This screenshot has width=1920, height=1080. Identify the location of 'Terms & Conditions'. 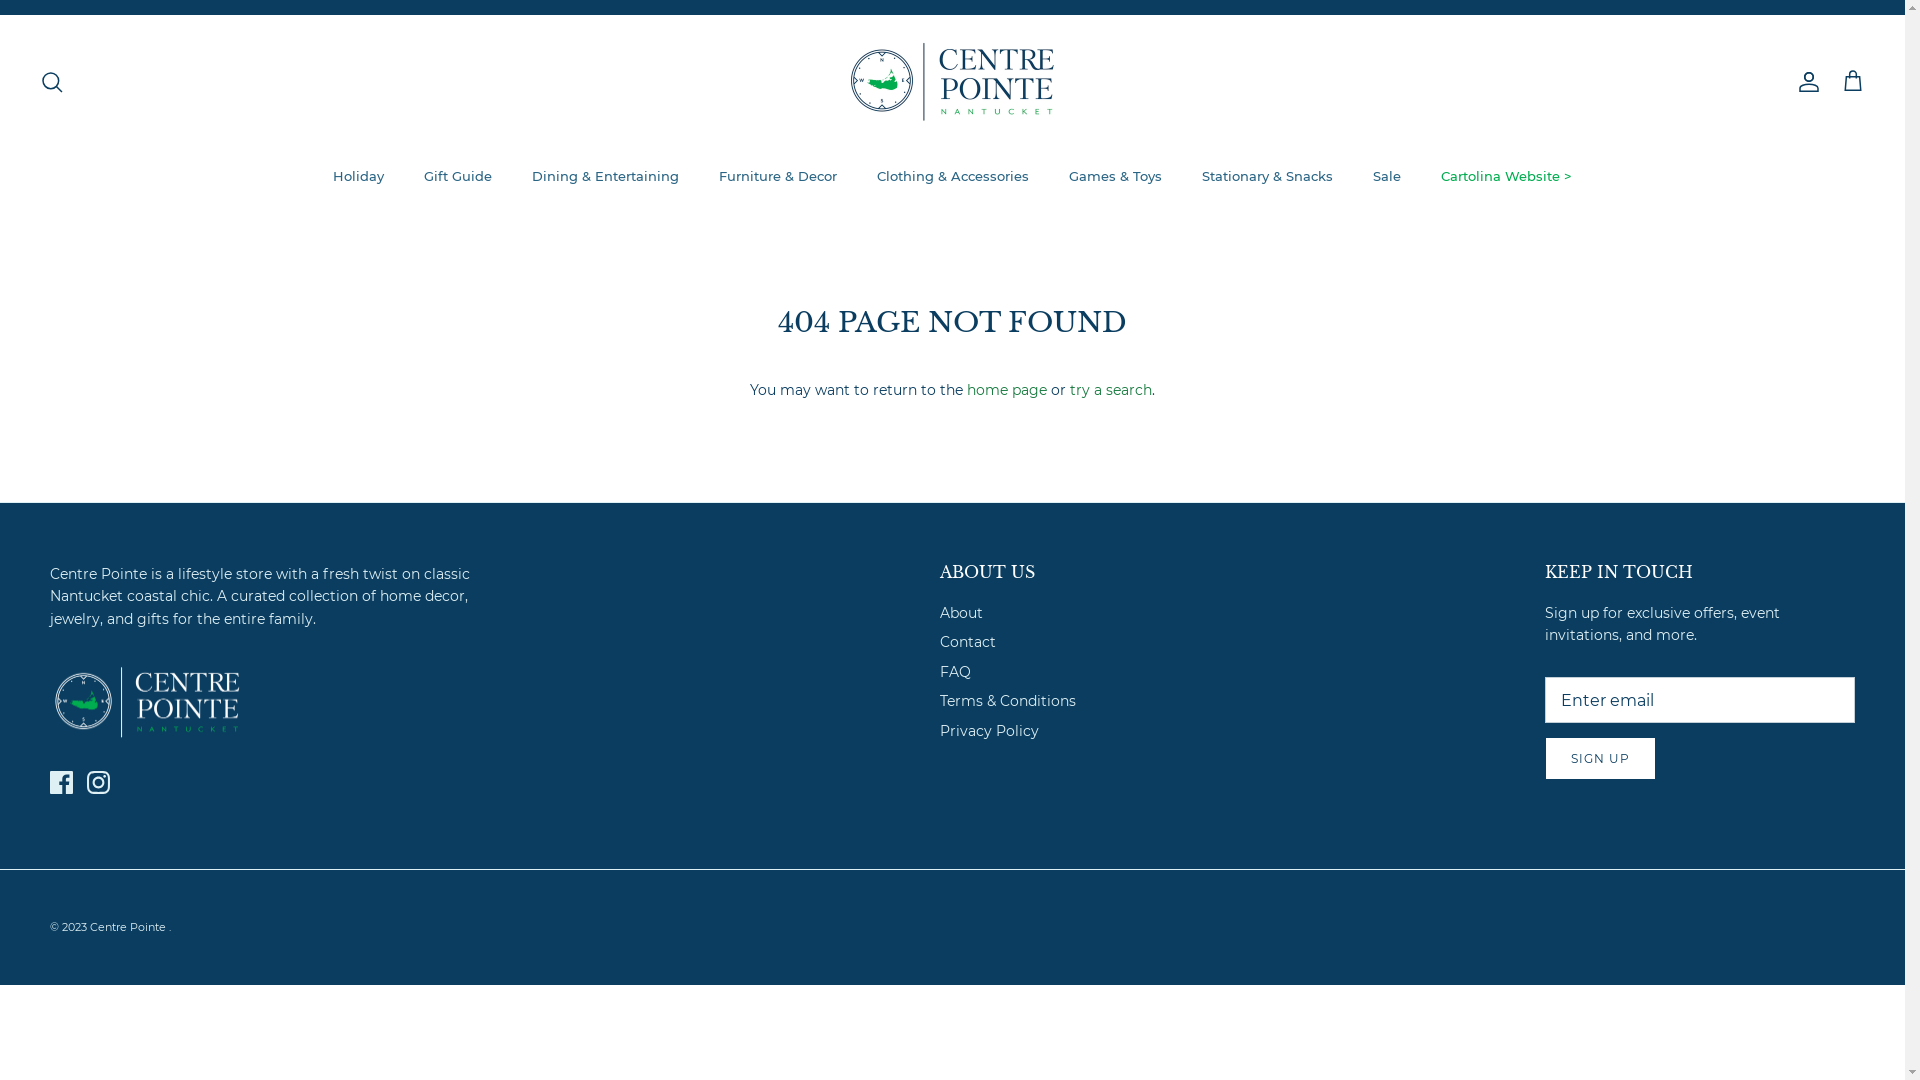
(1008, 700).